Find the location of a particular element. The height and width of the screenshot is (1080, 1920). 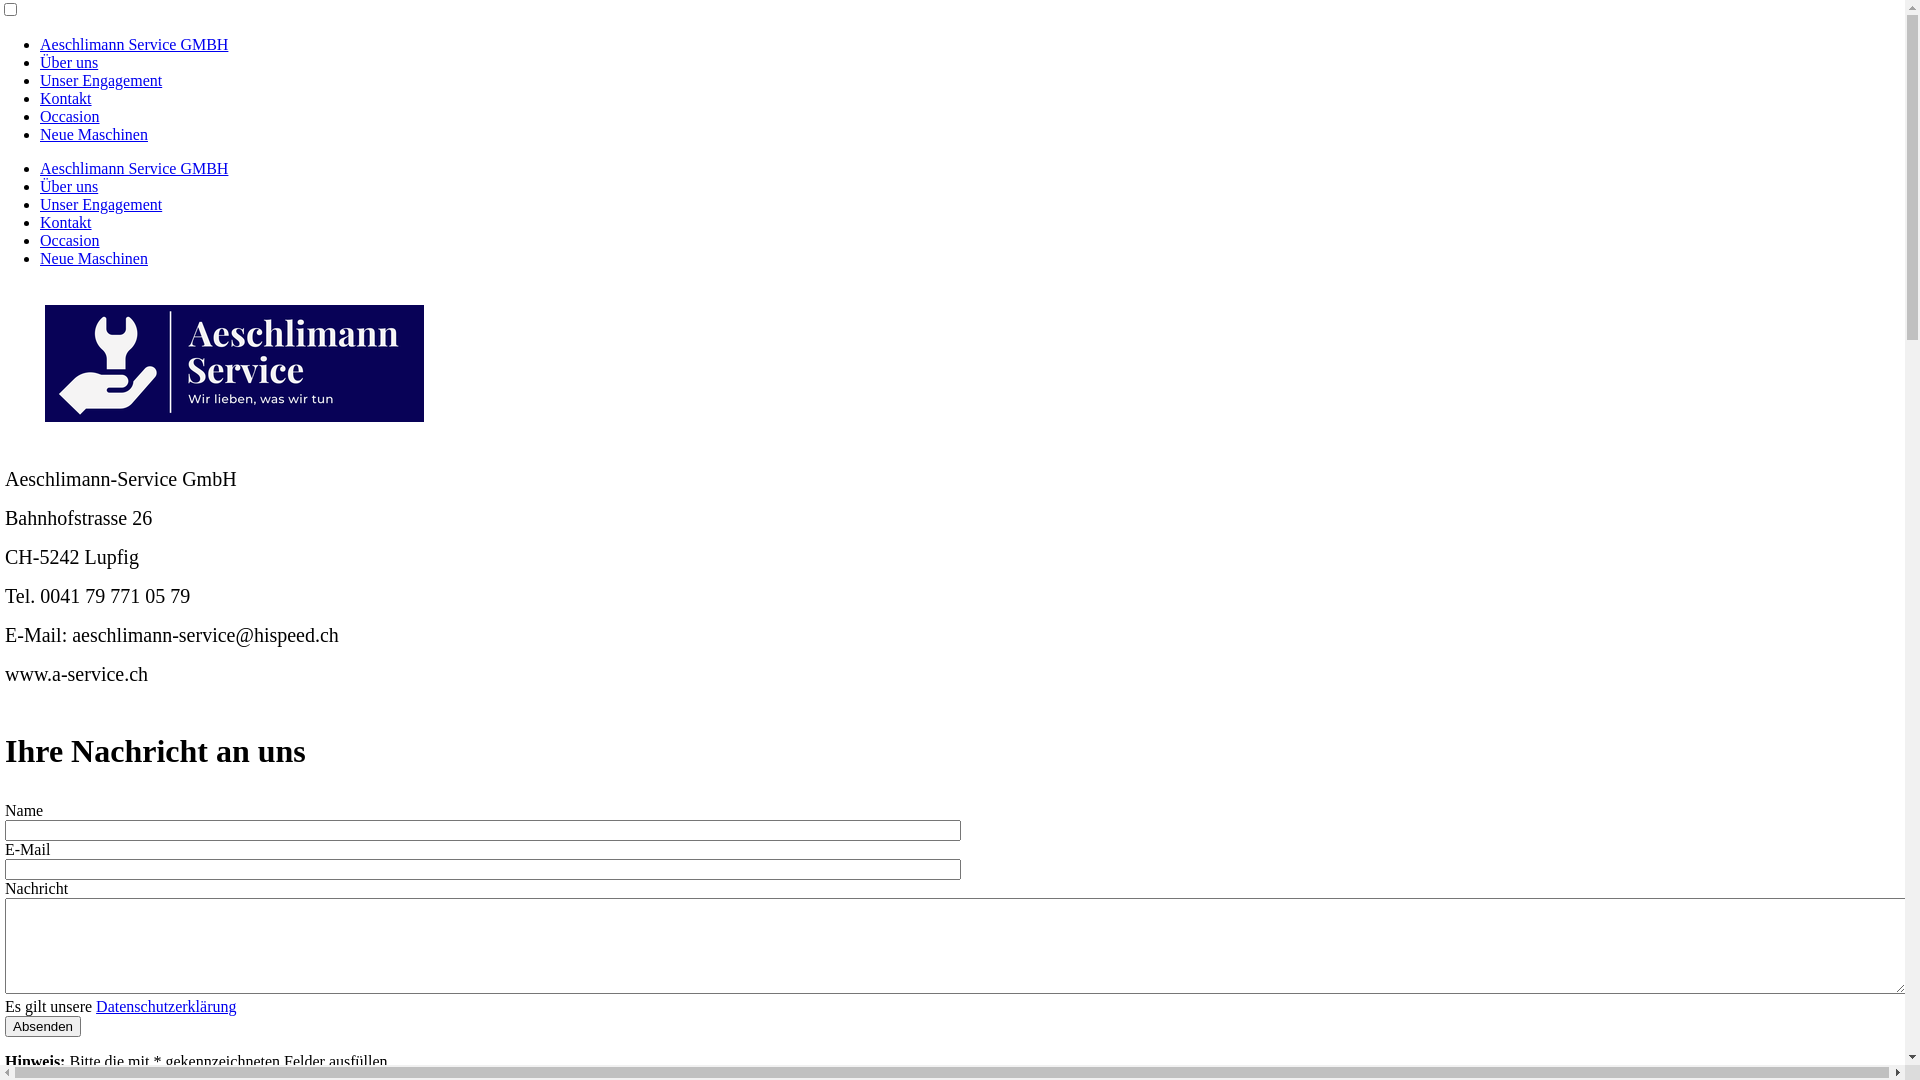

'Kontakt' is located at coordinates (39, 98).